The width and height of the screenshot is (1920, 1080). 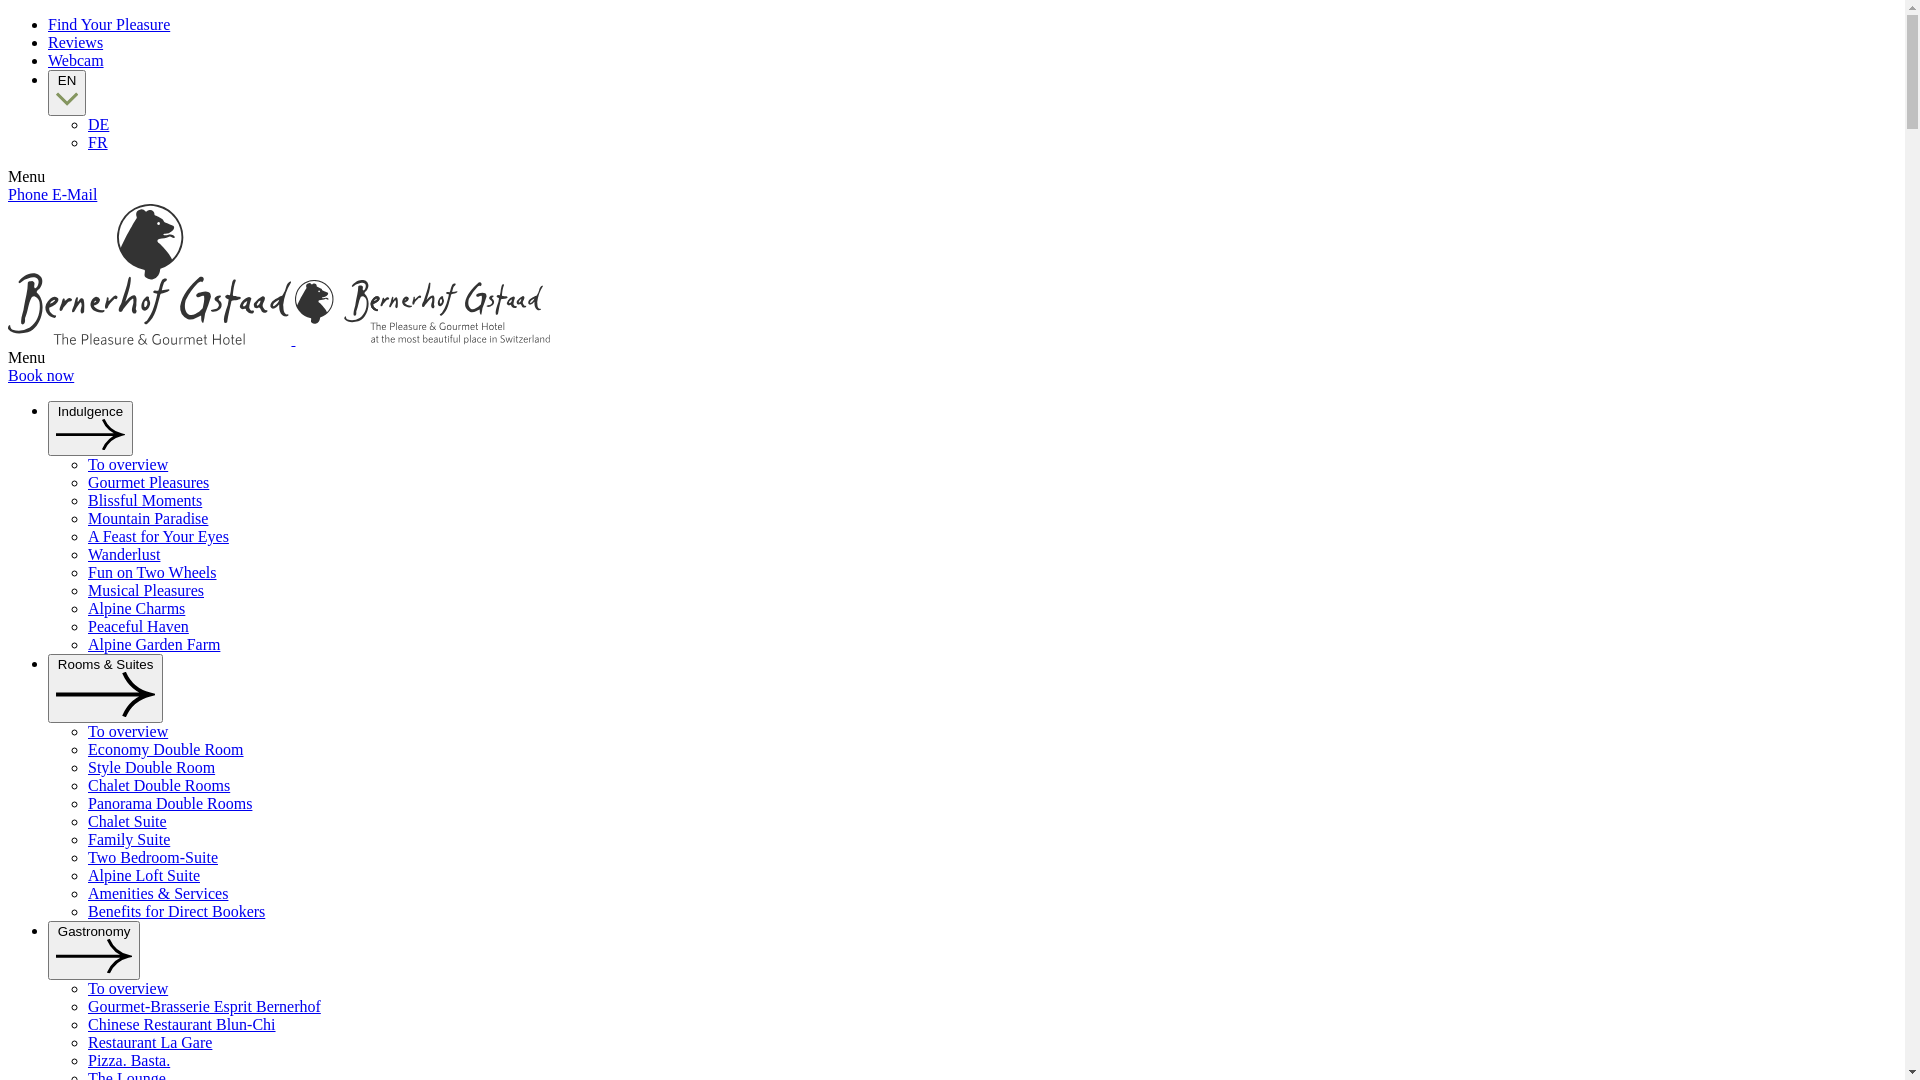 I want to click on 'Chalet Suite', so click(x=86, y=821).